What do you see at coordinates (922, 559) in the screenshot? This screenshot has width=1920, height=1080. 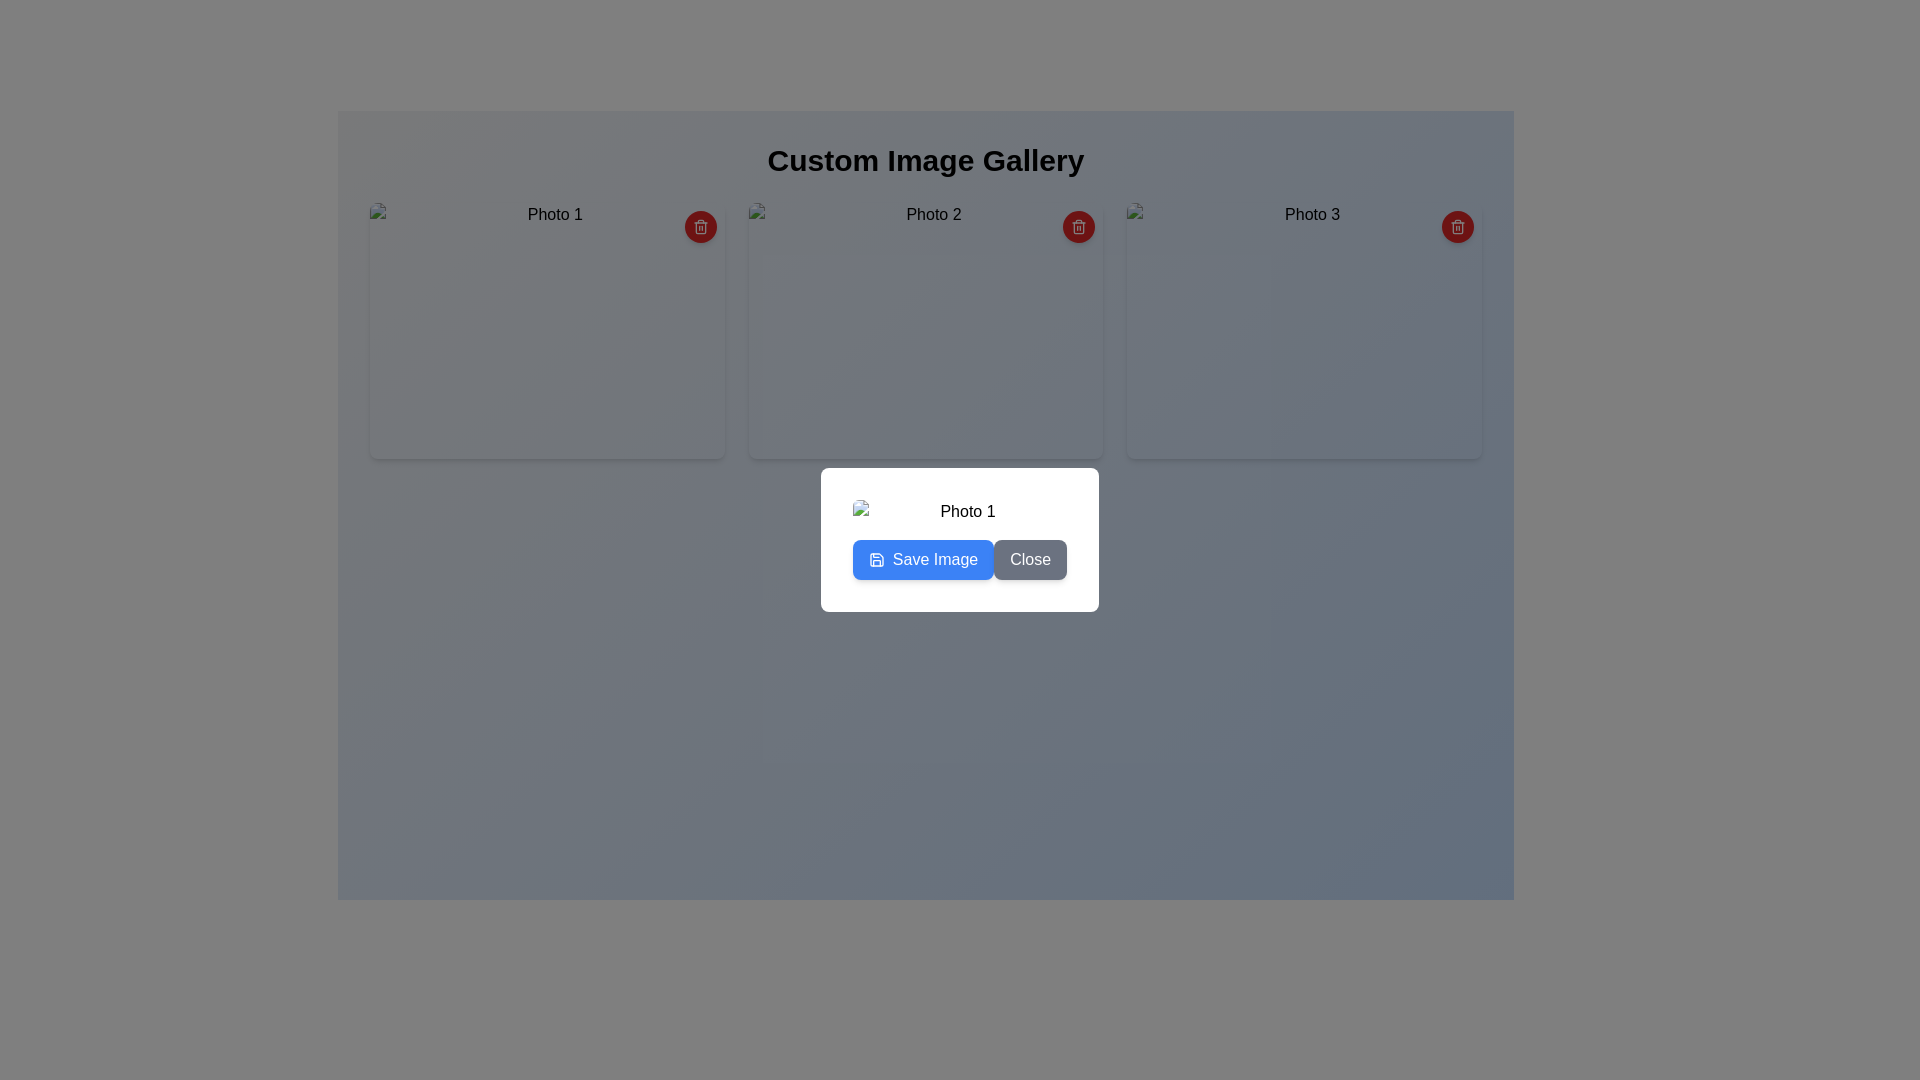 I see `the image save button located within the modal window, positioned to the left of the 'Close' button` at bounding box center [922, 559].